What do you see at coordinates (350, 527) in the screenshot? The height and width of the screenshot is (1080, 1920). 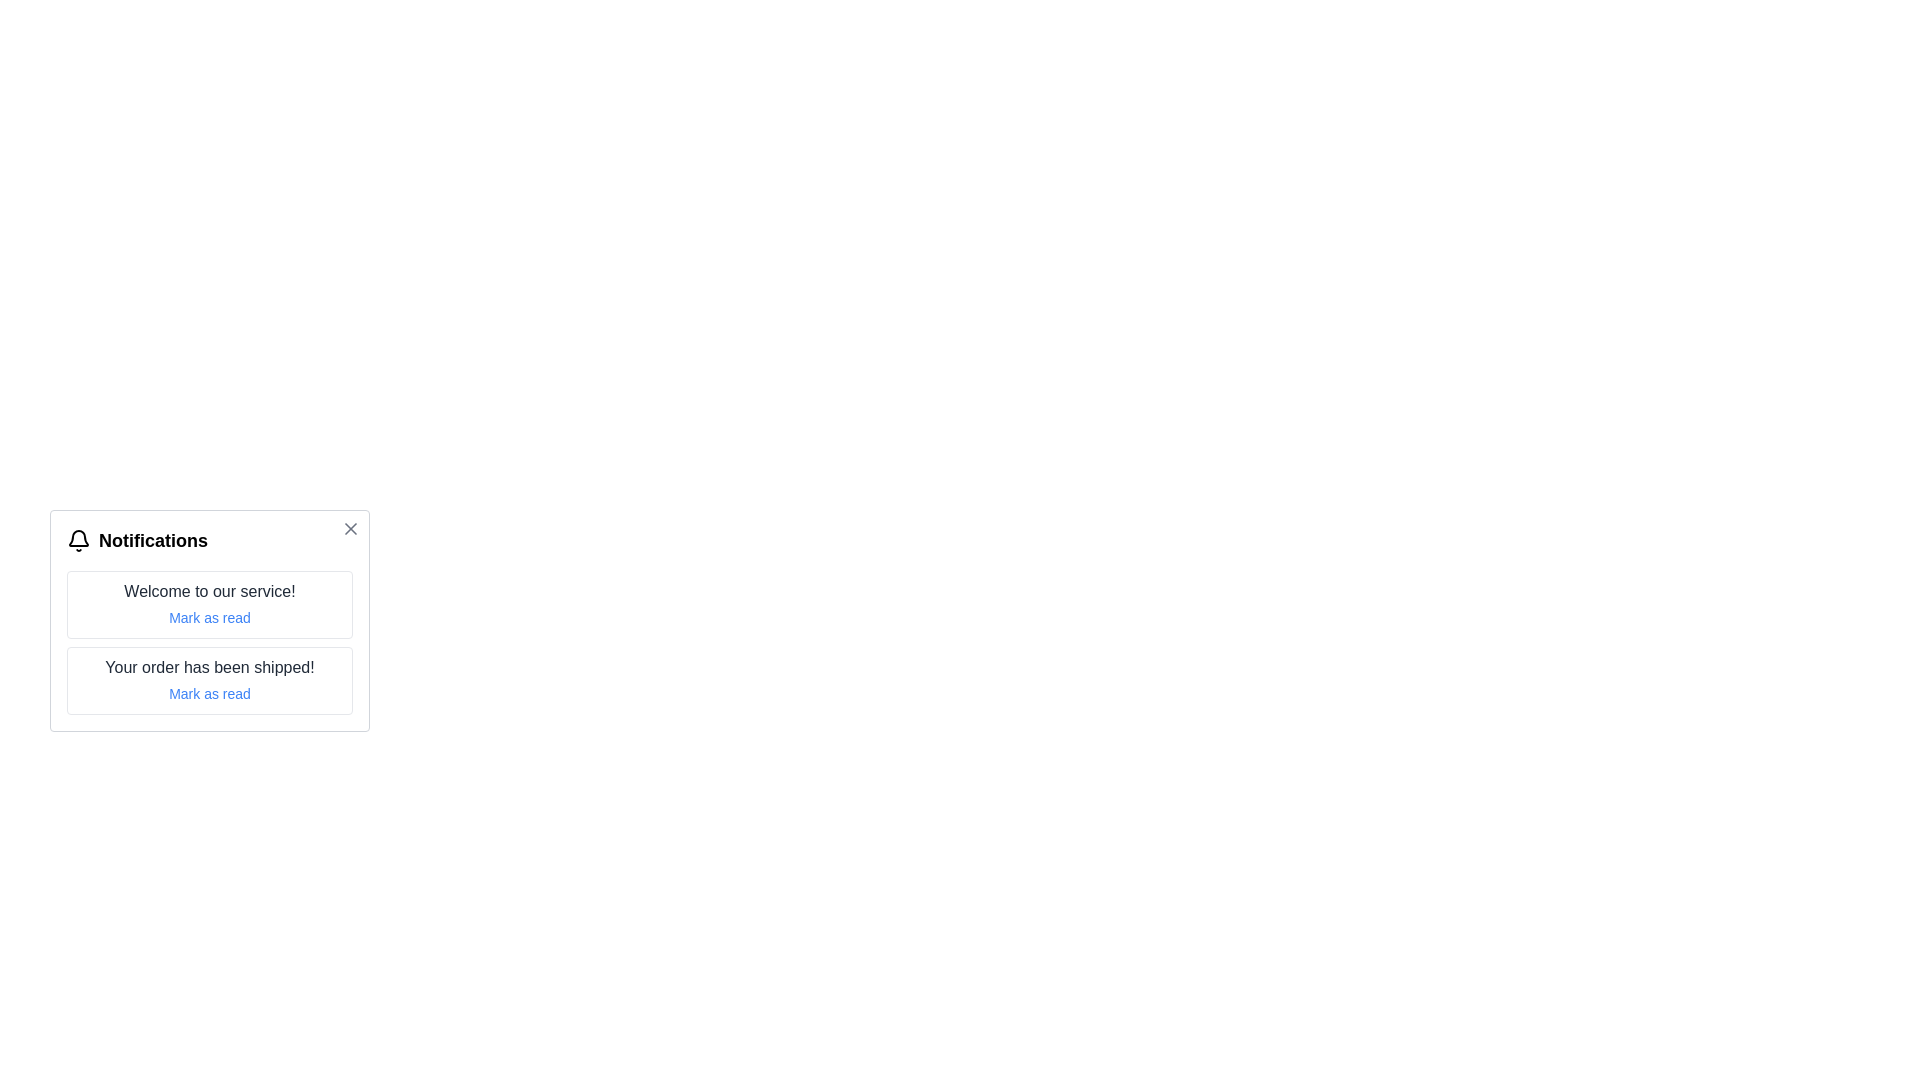 I see `the Close Icon (SVG) located at the top-right corner of the notification dialog` at bounding box center [350, 527].